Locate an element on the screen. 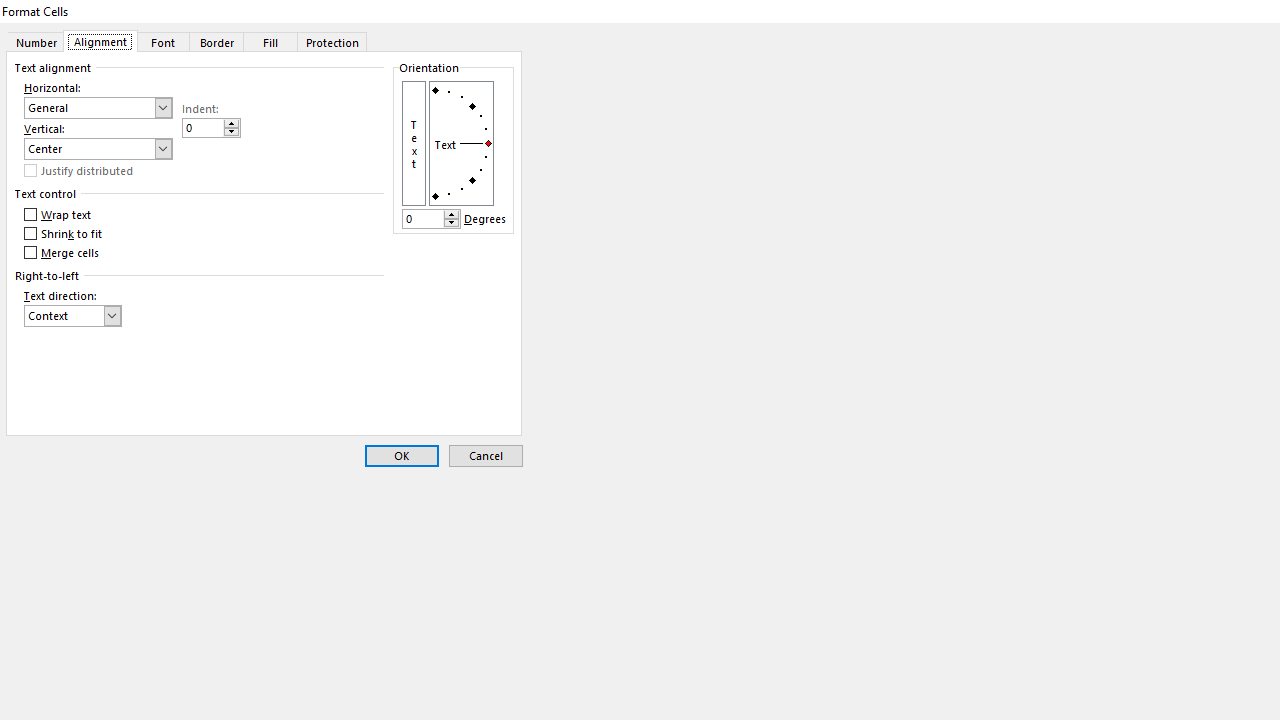 Image resolution: width=1280 pixels, height=720 pixels. 'Protection' is located at coordinates (333, 41).